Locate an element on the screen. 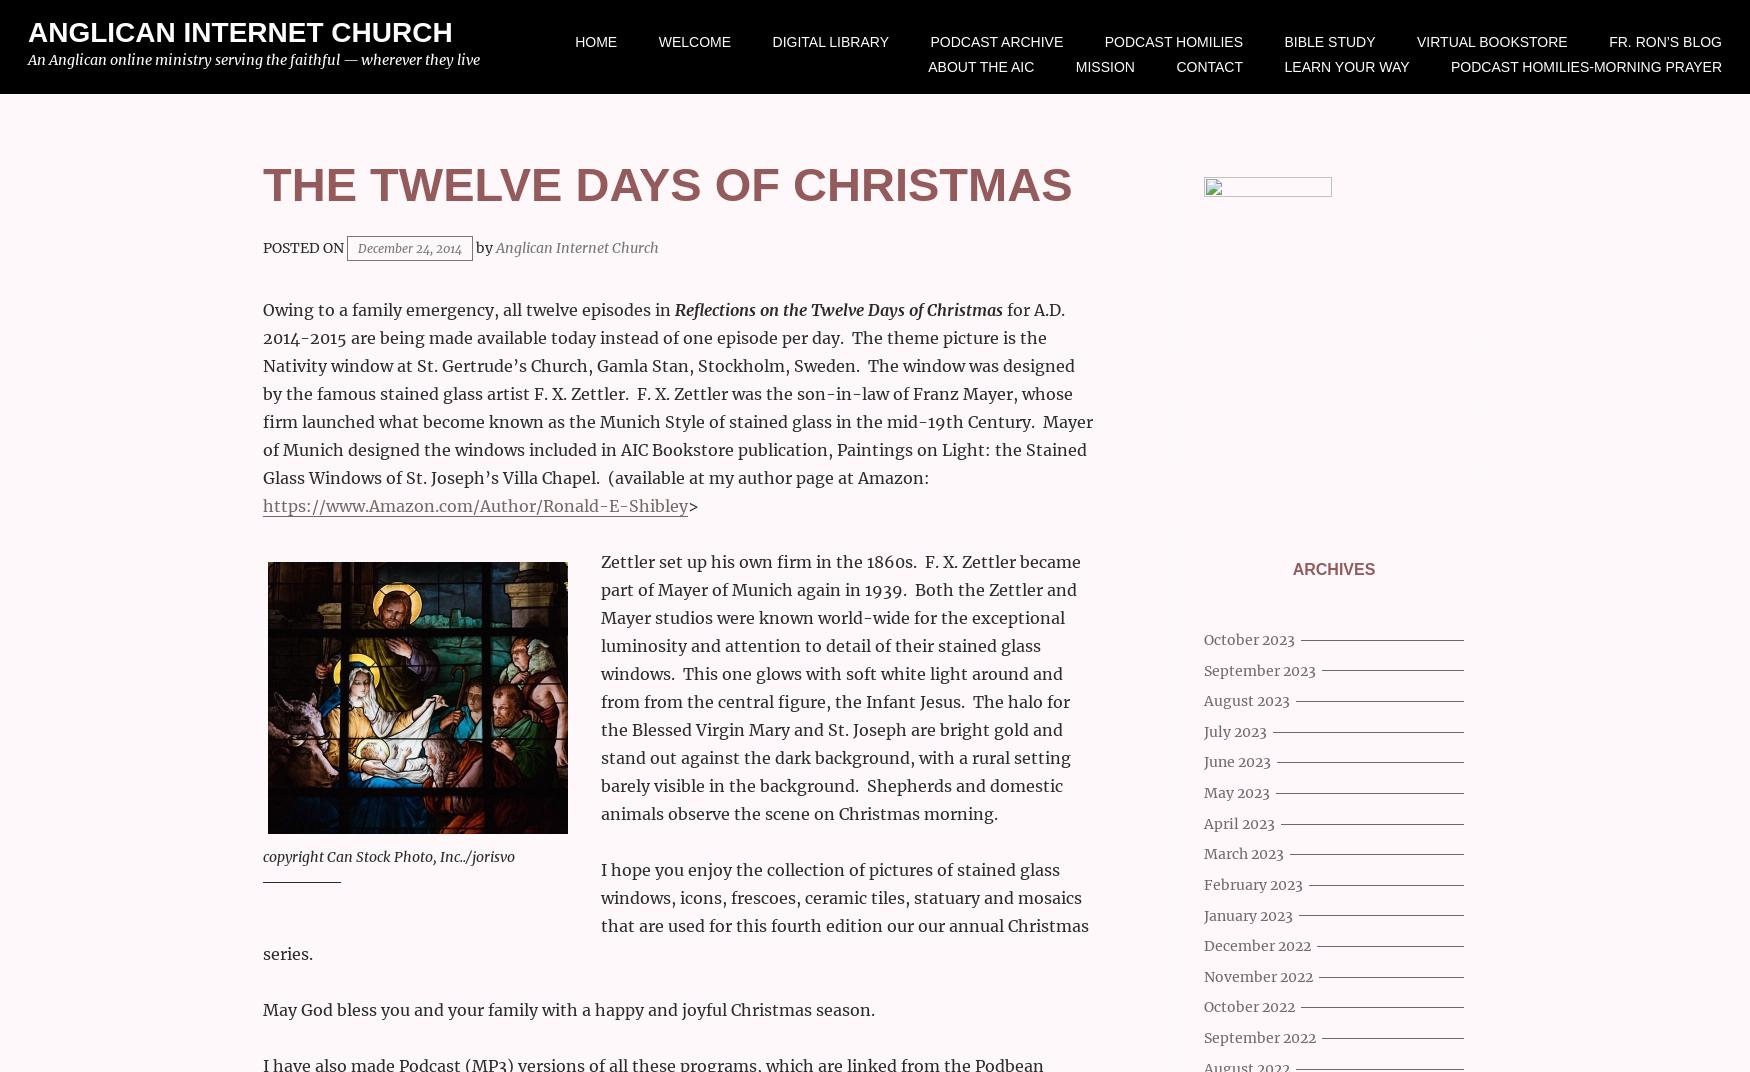  'Bible Study' is located at coordinates (1329, 41).